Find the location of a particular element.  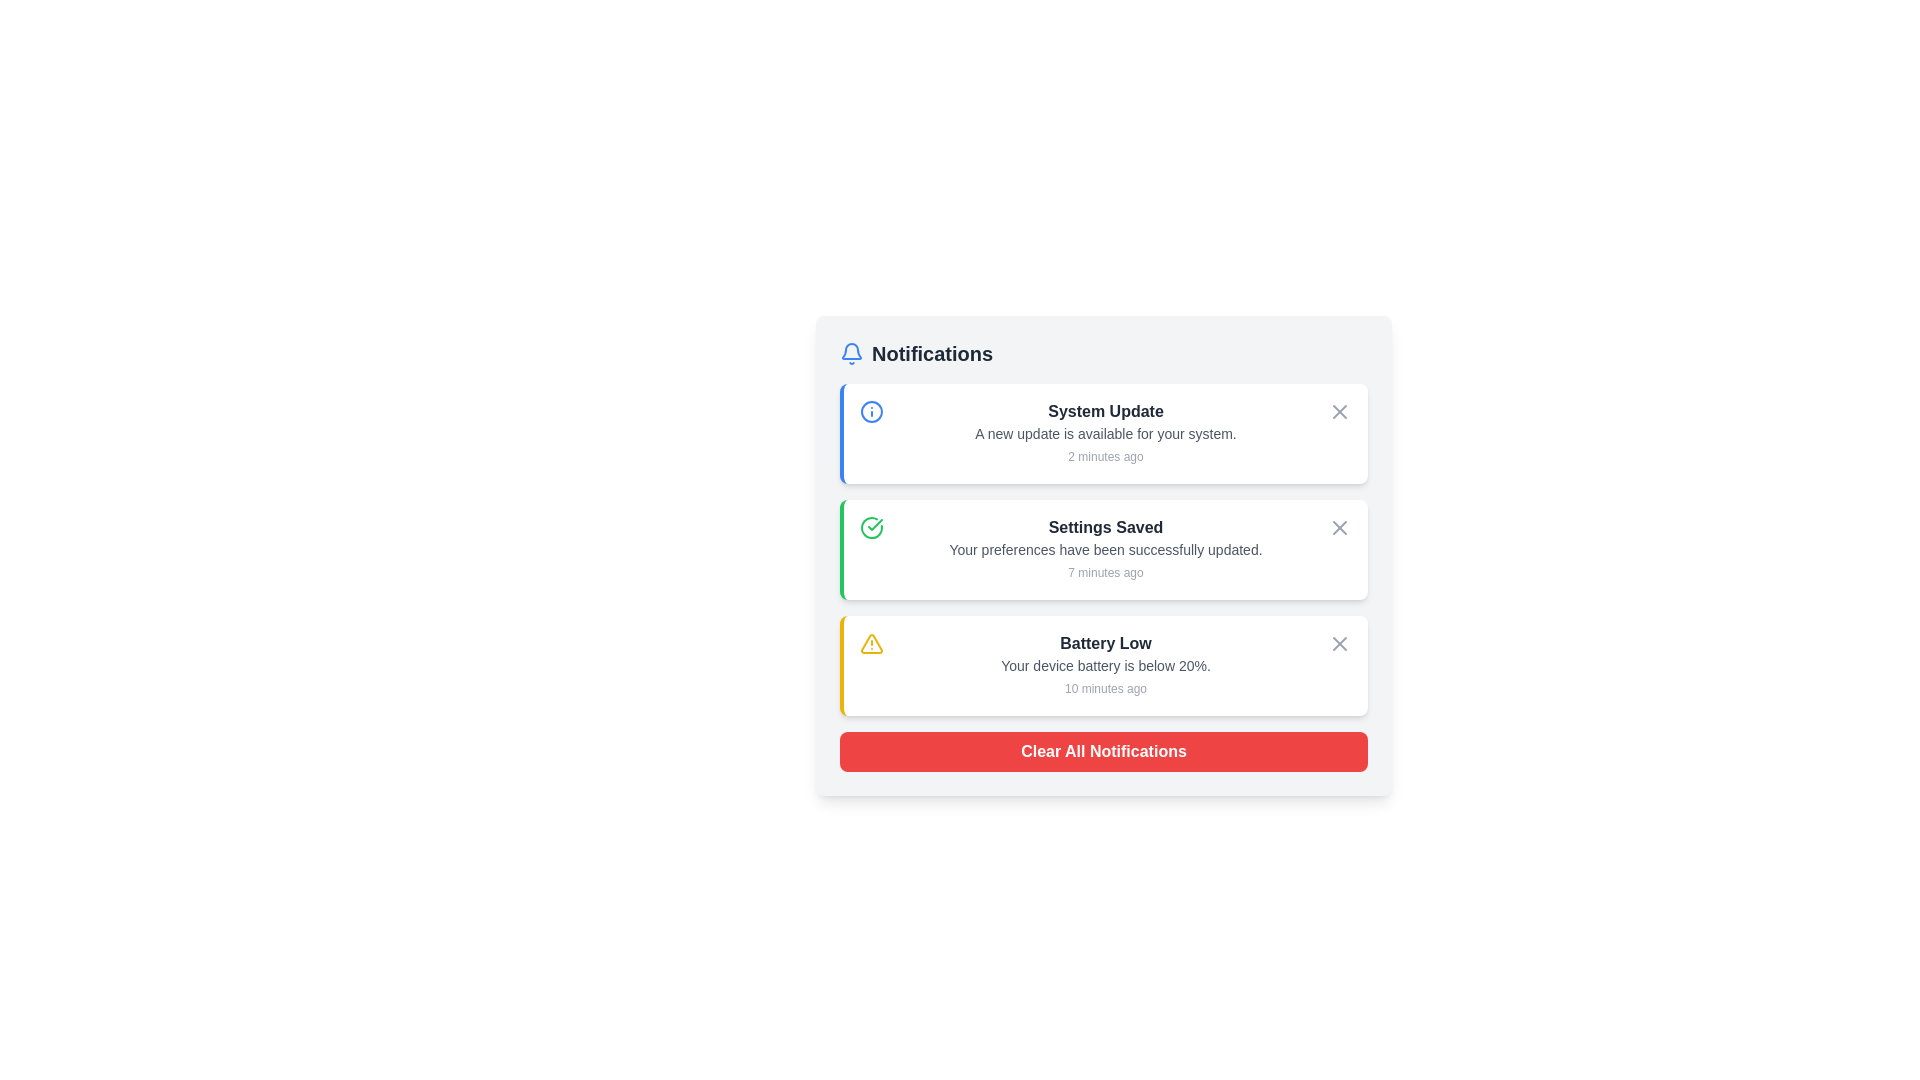

the close button located at the top-right corner of the 'System Update' notification block is located at coordinates (1339, 411).